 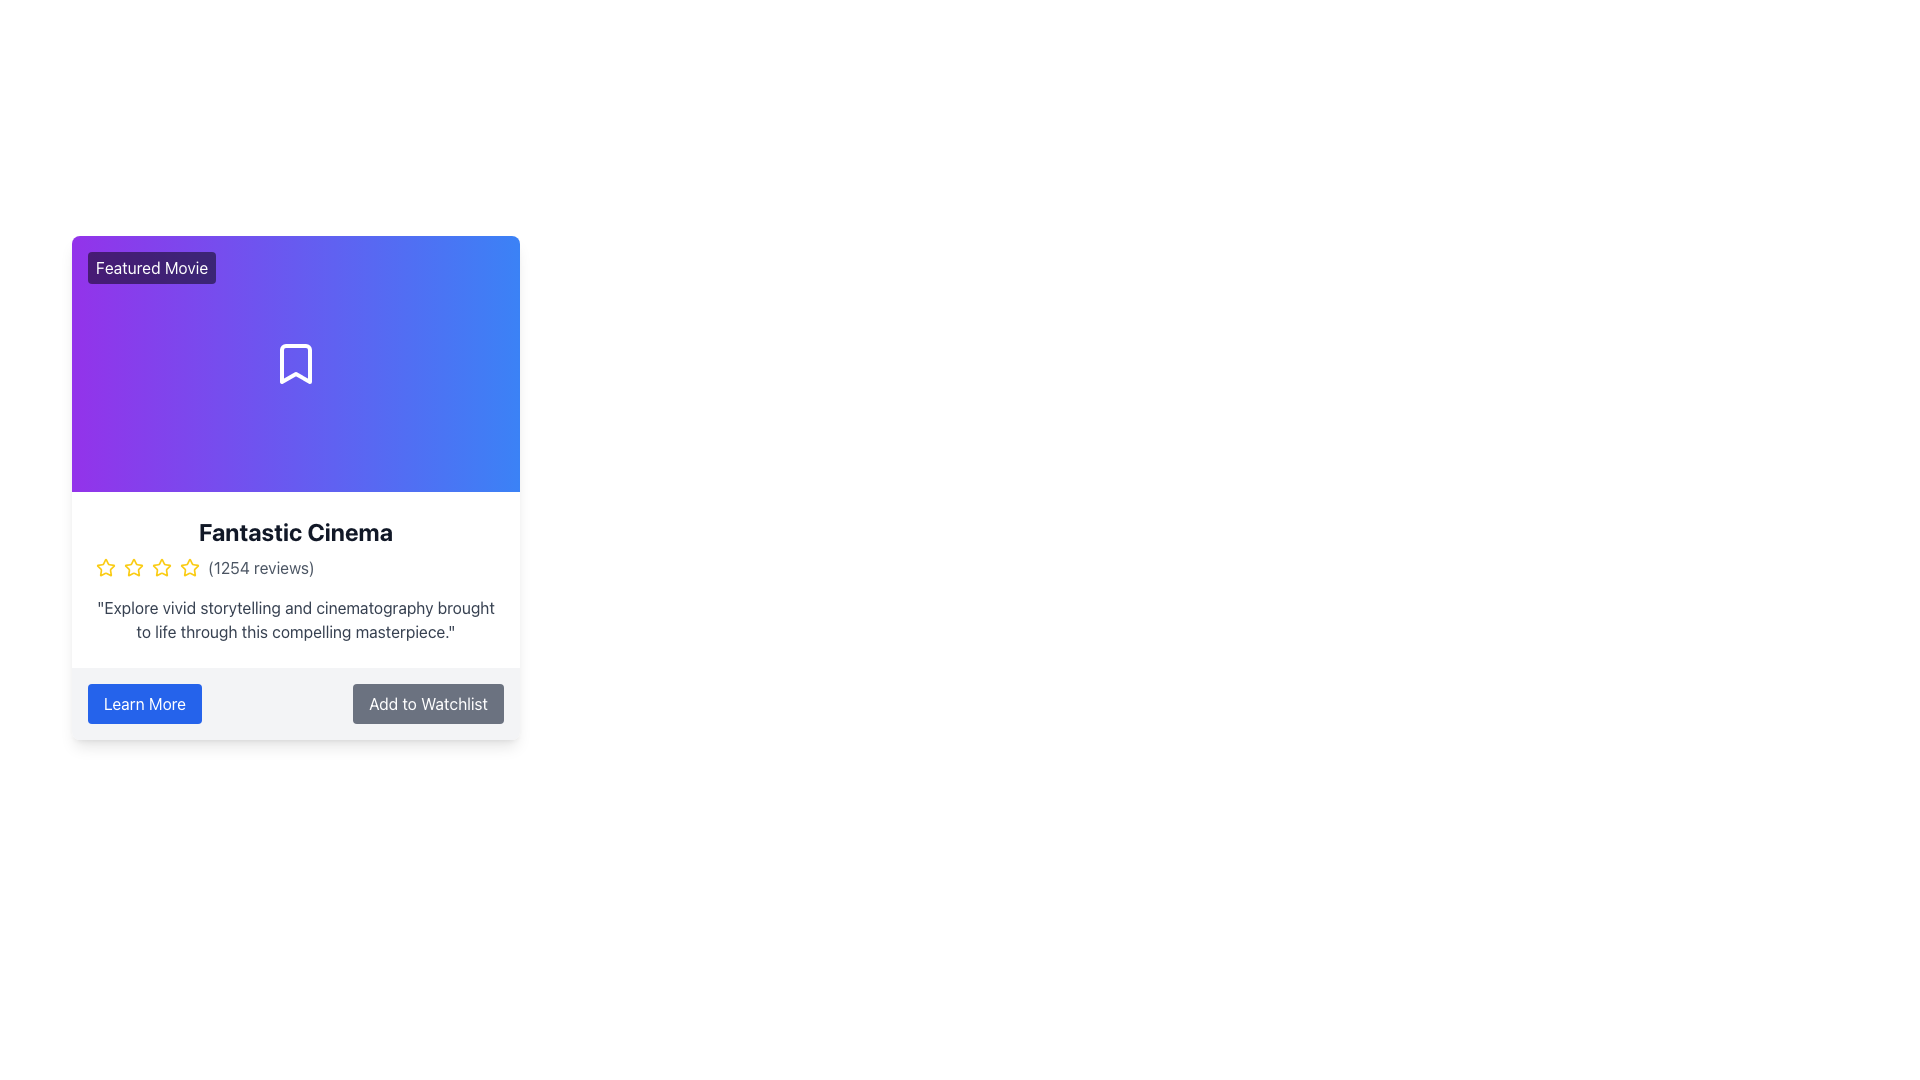 What do you see at coordinates (104, 567) in the screenshot?
I see `the stylized yellow outlined star icon, which is the first in a set of five stars located to the left of '(1254 reviews)' in the content card below 'Fantastic Cinema'` at bounding box center [104, 567].